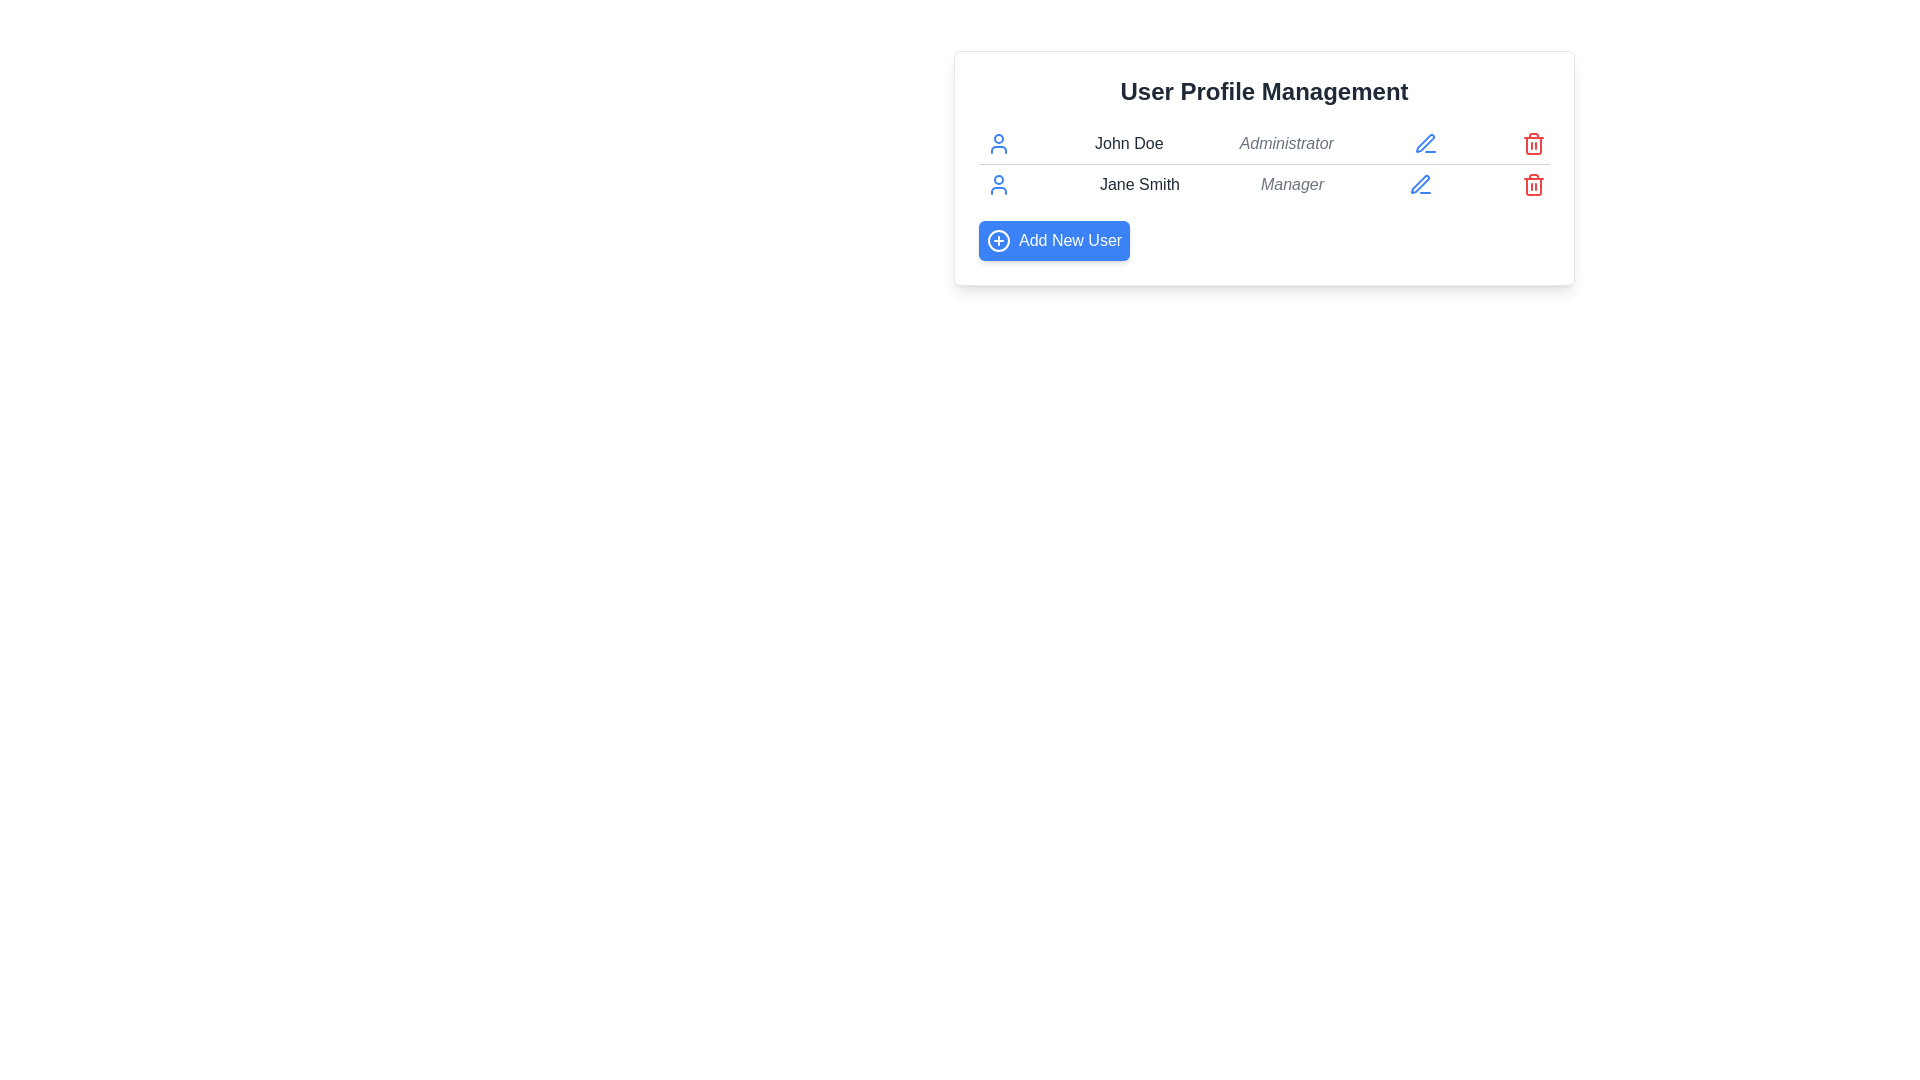 This screenshot has height=1080, width=1920. Describe the element at coordinates (998, 185) in the screenshot. I see `the blue user icon next to 'Jane Smith', which is the first visual component on the left within the row, aligning with the user's name and role details` at that location.